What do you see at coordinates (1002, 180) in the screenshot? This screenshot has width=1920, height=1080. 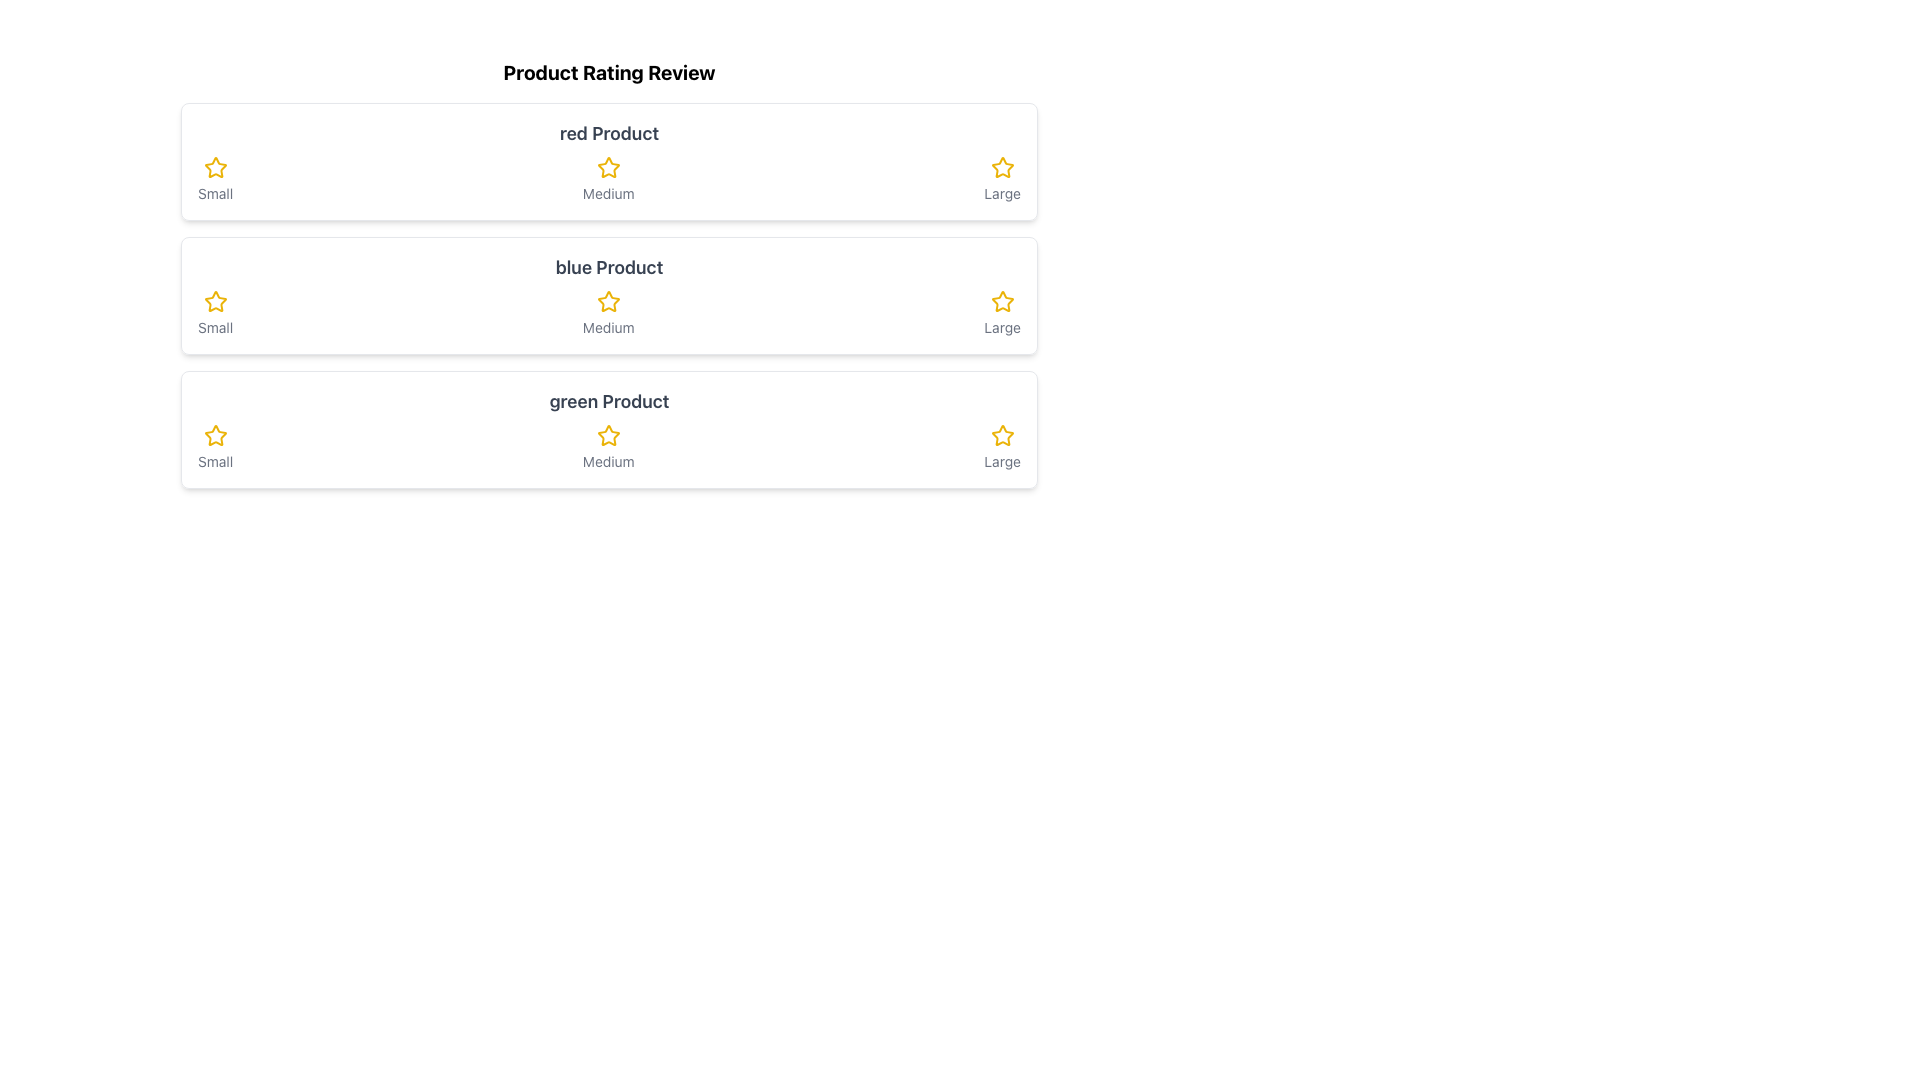 I see `the composite UI element consisting of a yellow star icon and the text label 'Large'` at bounding box center [1002, 180].